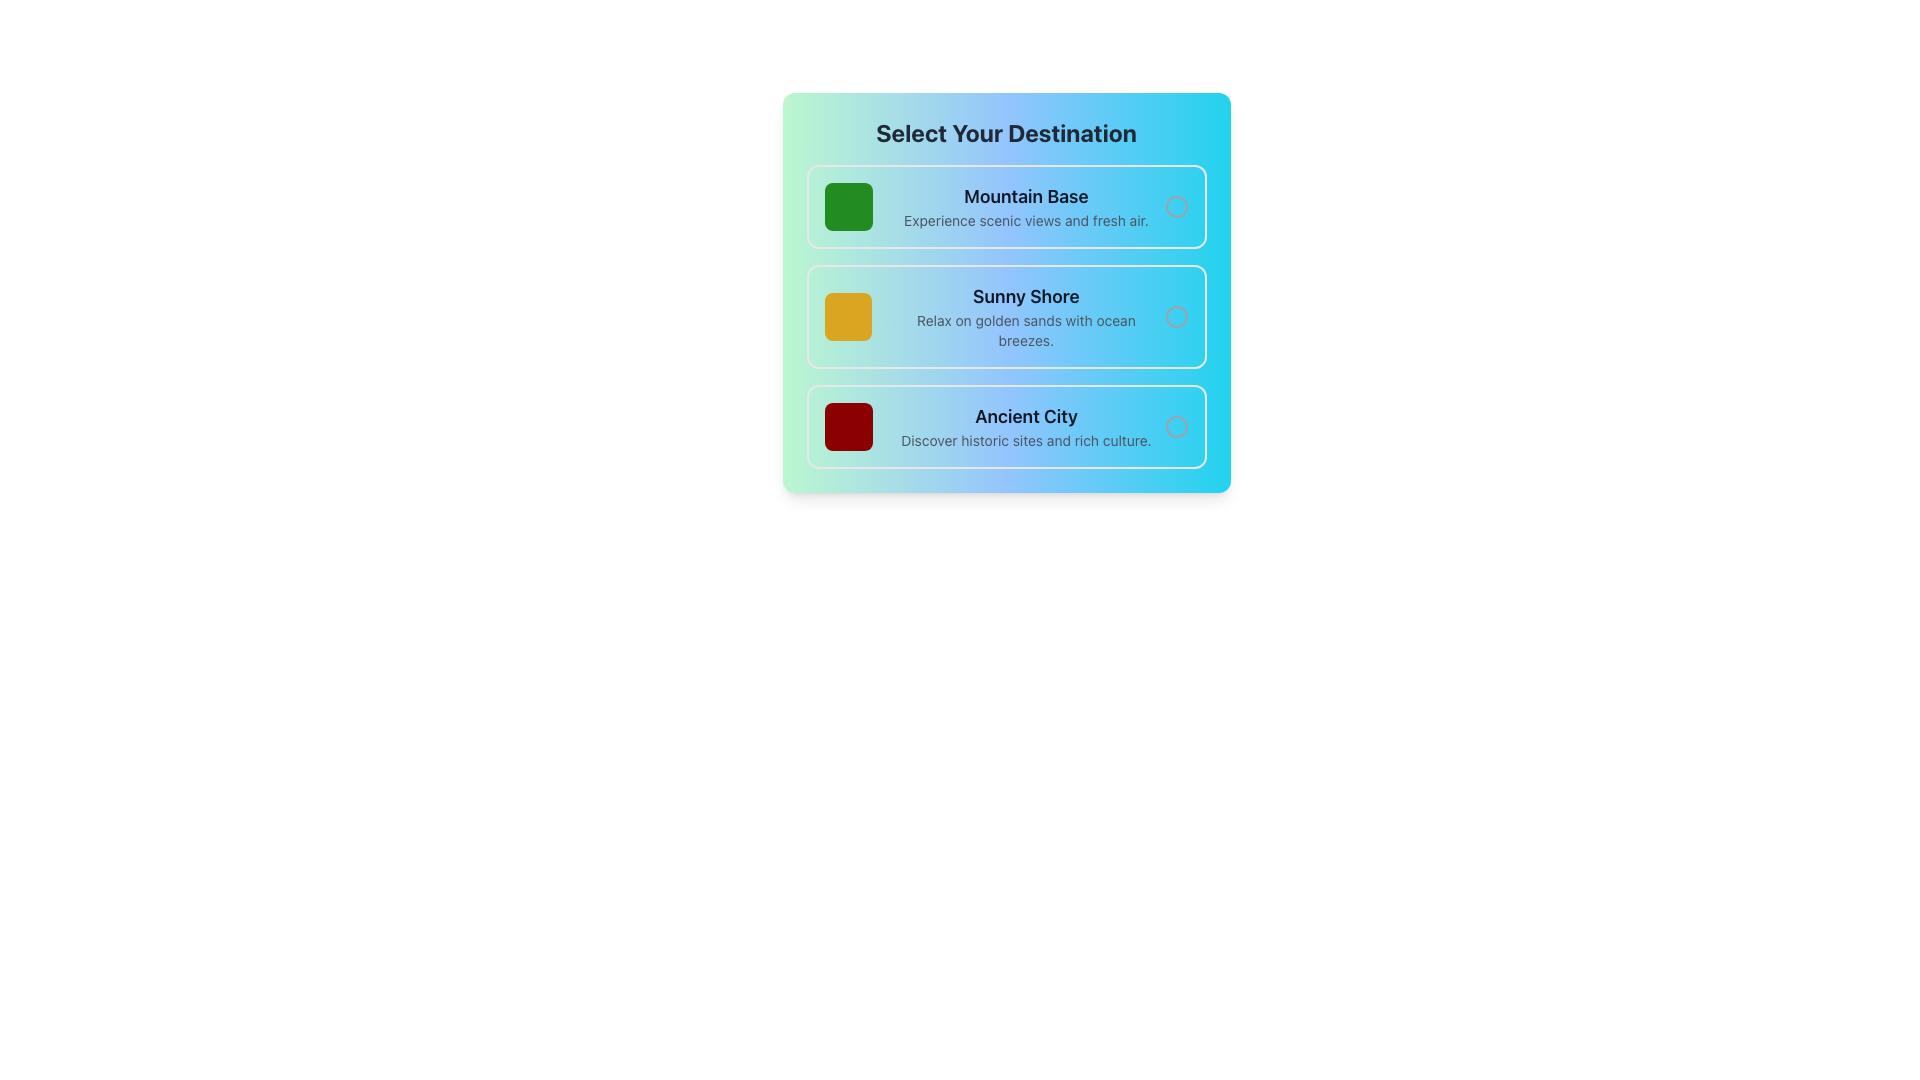  I want to click on the text label that states 'Experience scenic views and fresh air.' located below the 'Mountain Base' header in the selection card, so click(1026, 220).